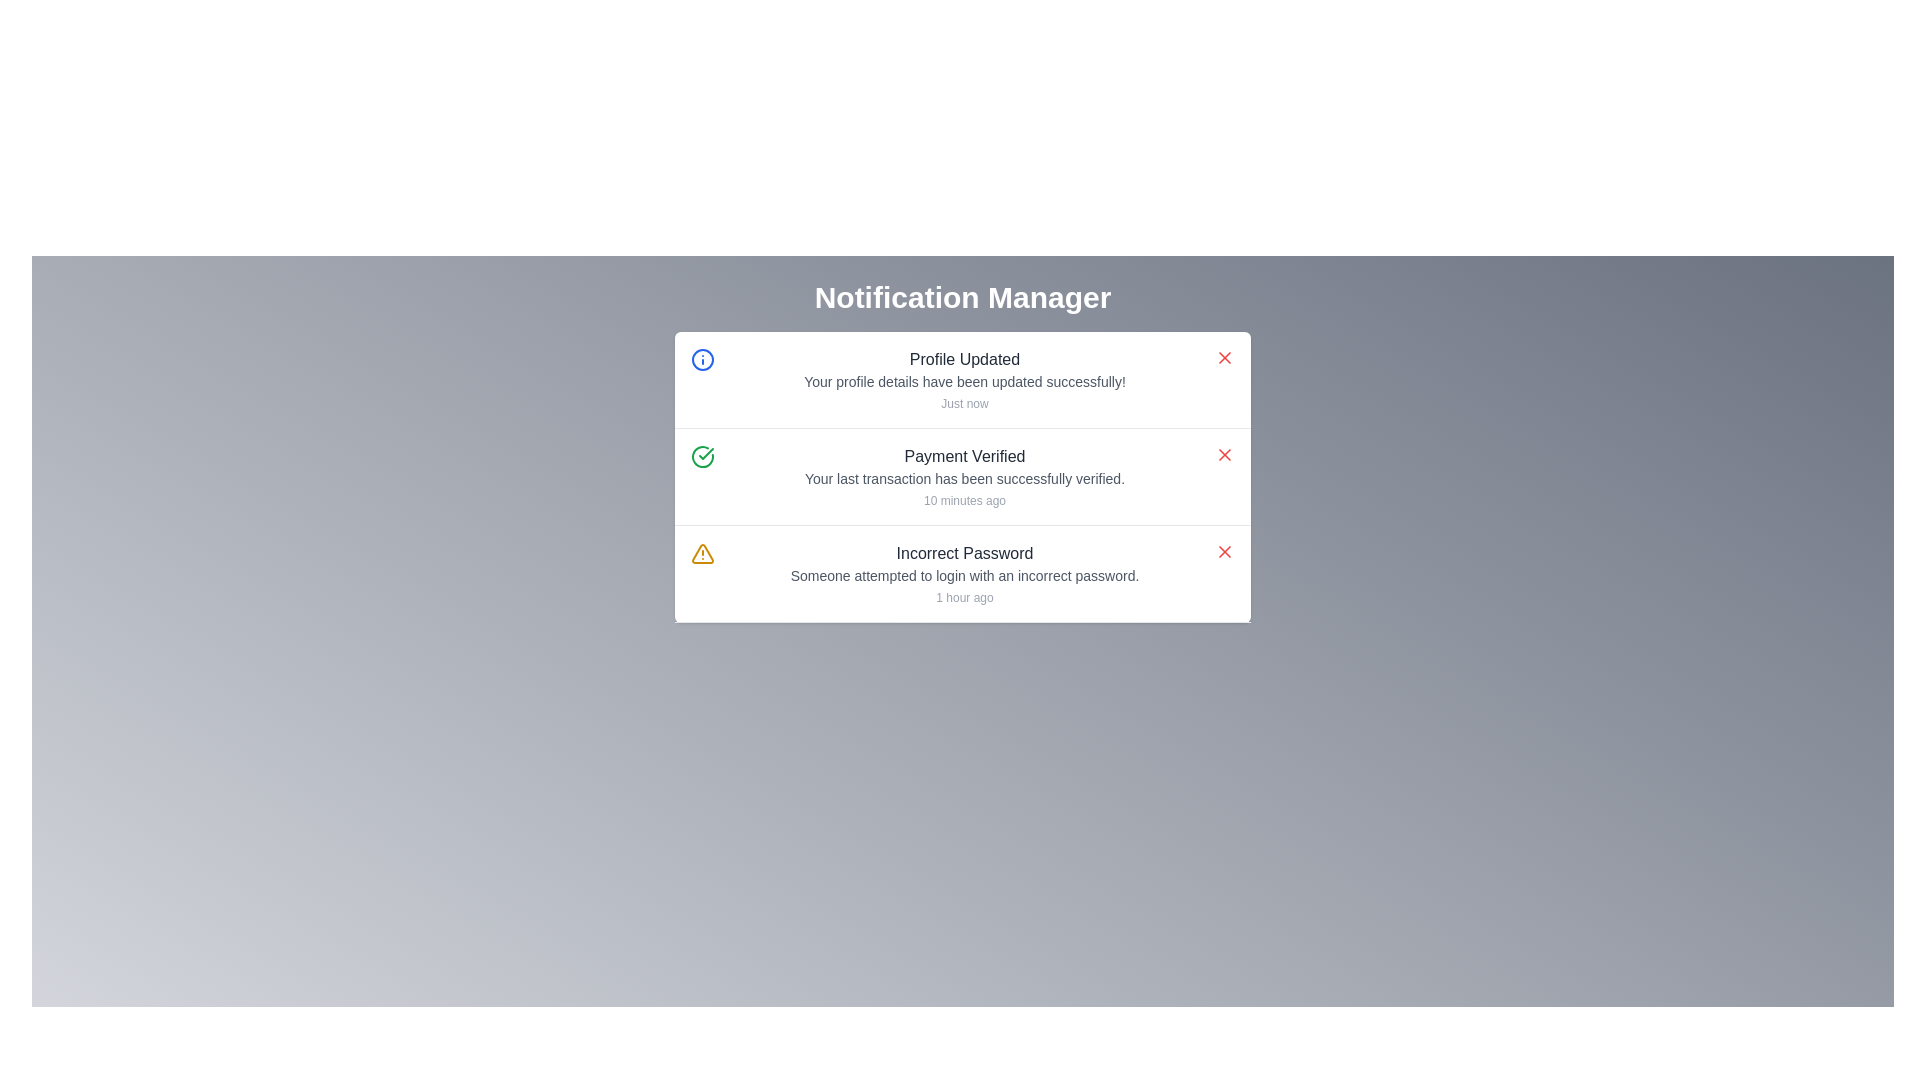  Describe the element at coordinates (964, 574) in the screenshot. I see `title and description of the Notification card that informs the user about an attempted login with an incorrect password, which is the third notification in the stacked list below the 'Payment Verified' notification` at that location.